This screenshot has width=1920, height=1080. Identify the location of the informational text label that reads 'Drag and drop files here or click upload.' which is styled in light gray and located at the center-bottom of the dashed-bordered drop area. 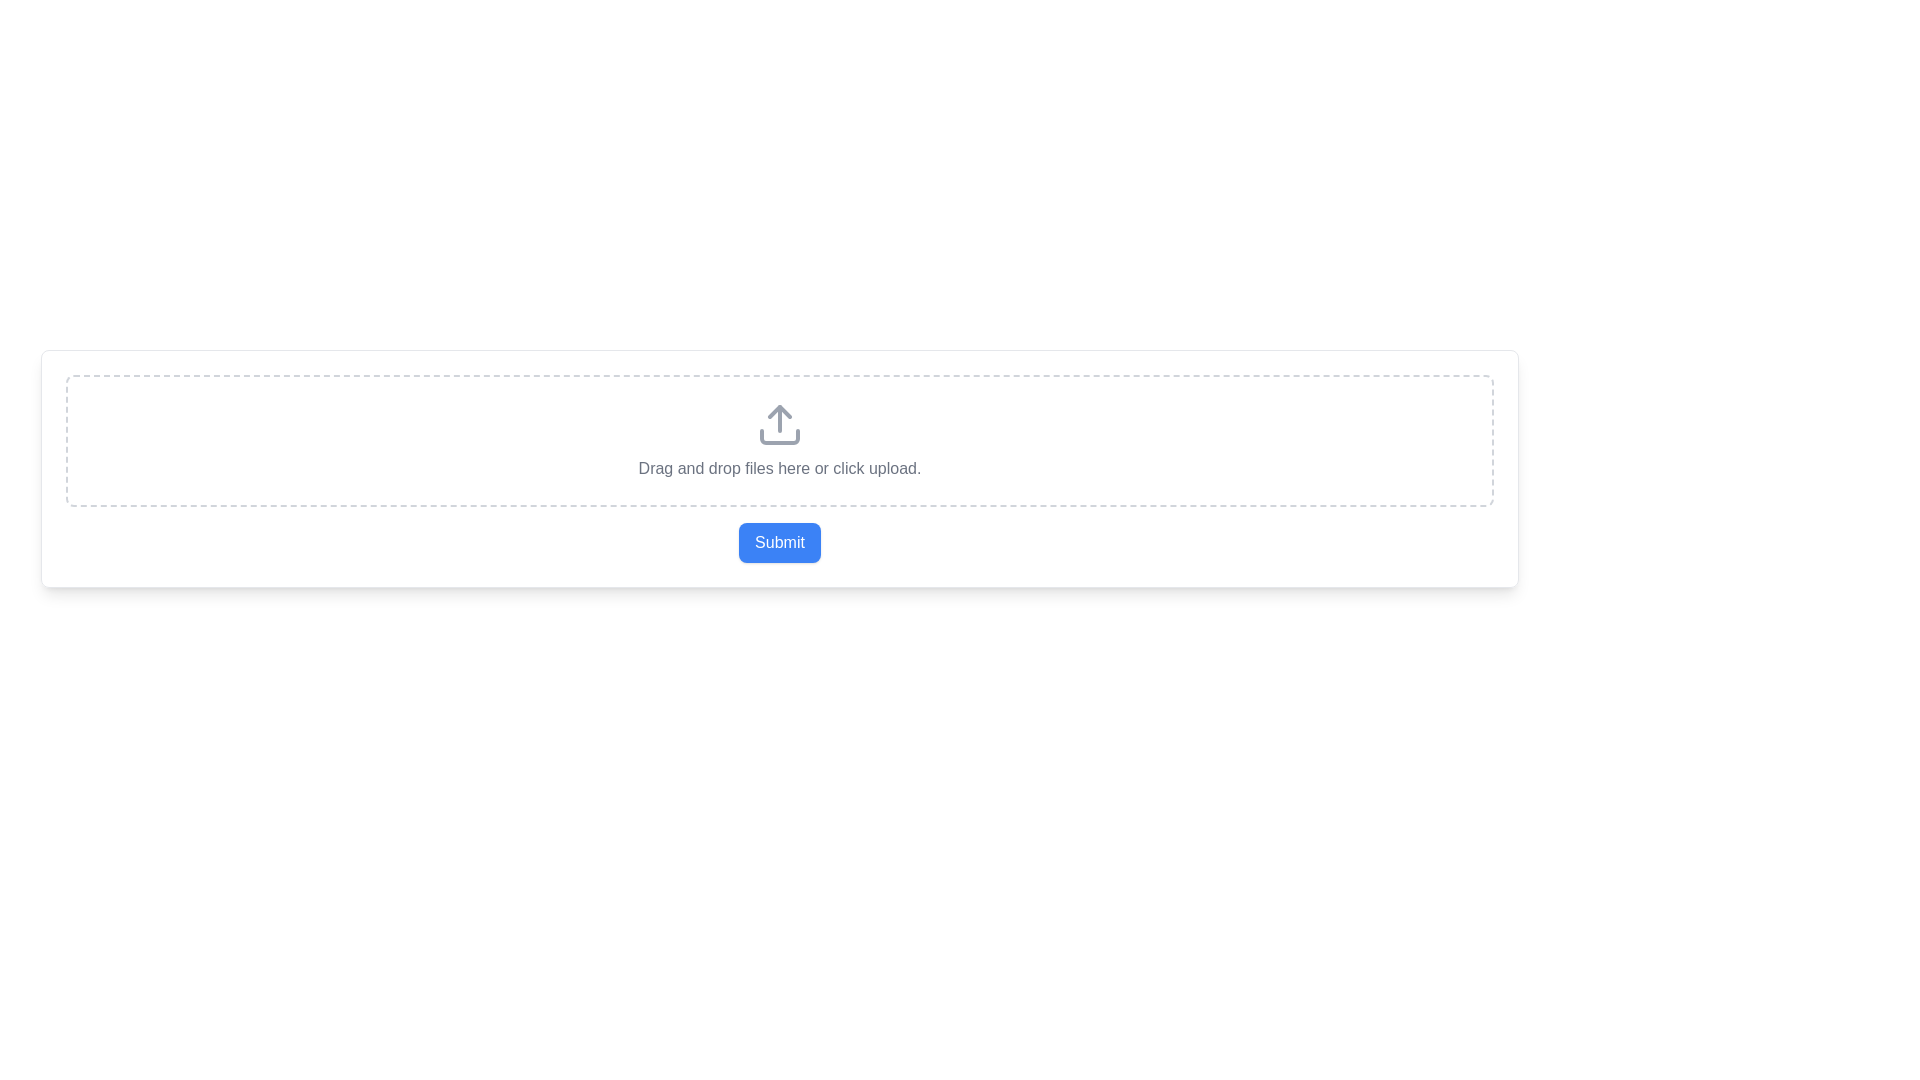
(778, 469).